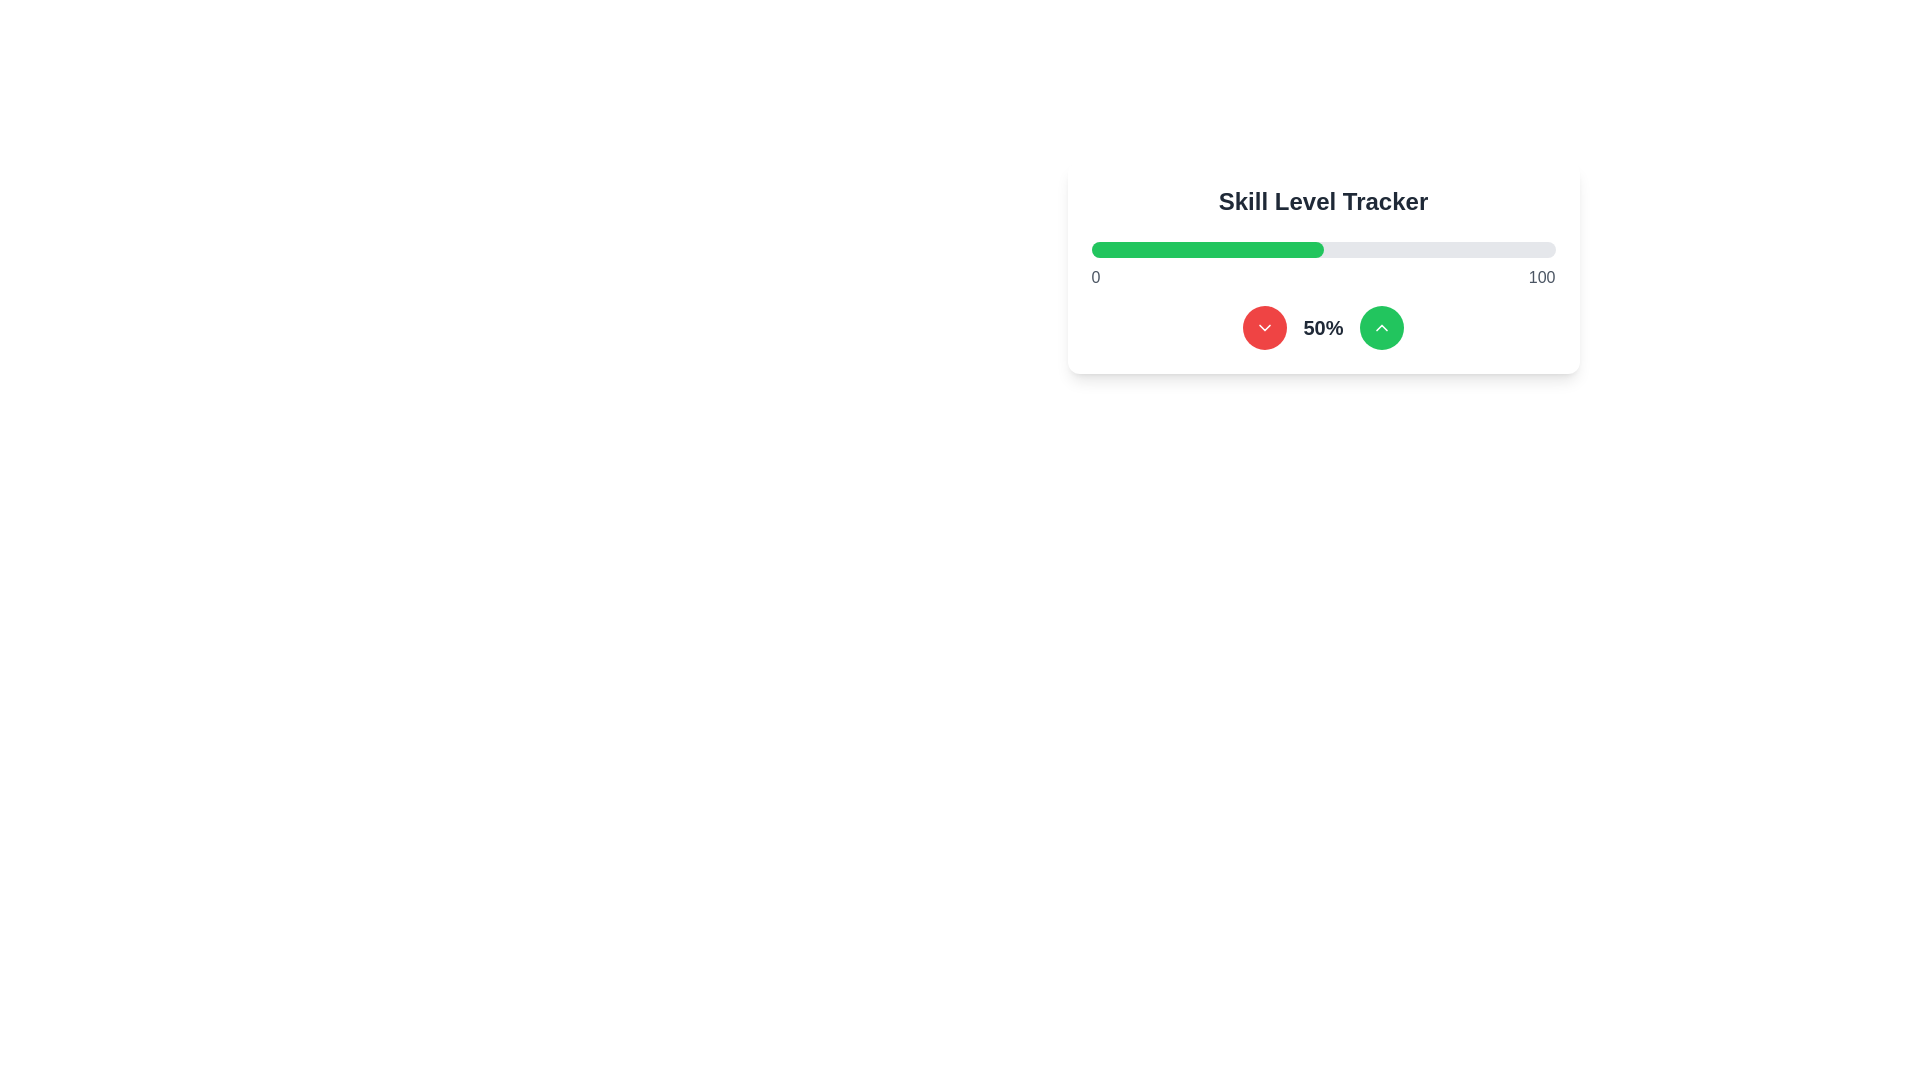 This screenshot has width=1920, height=1080. Describe the element at coordinates (1264, 326) in the screenshot. I see `the circular icon positioned to the left of the percentage indicator (50%)` at that location.